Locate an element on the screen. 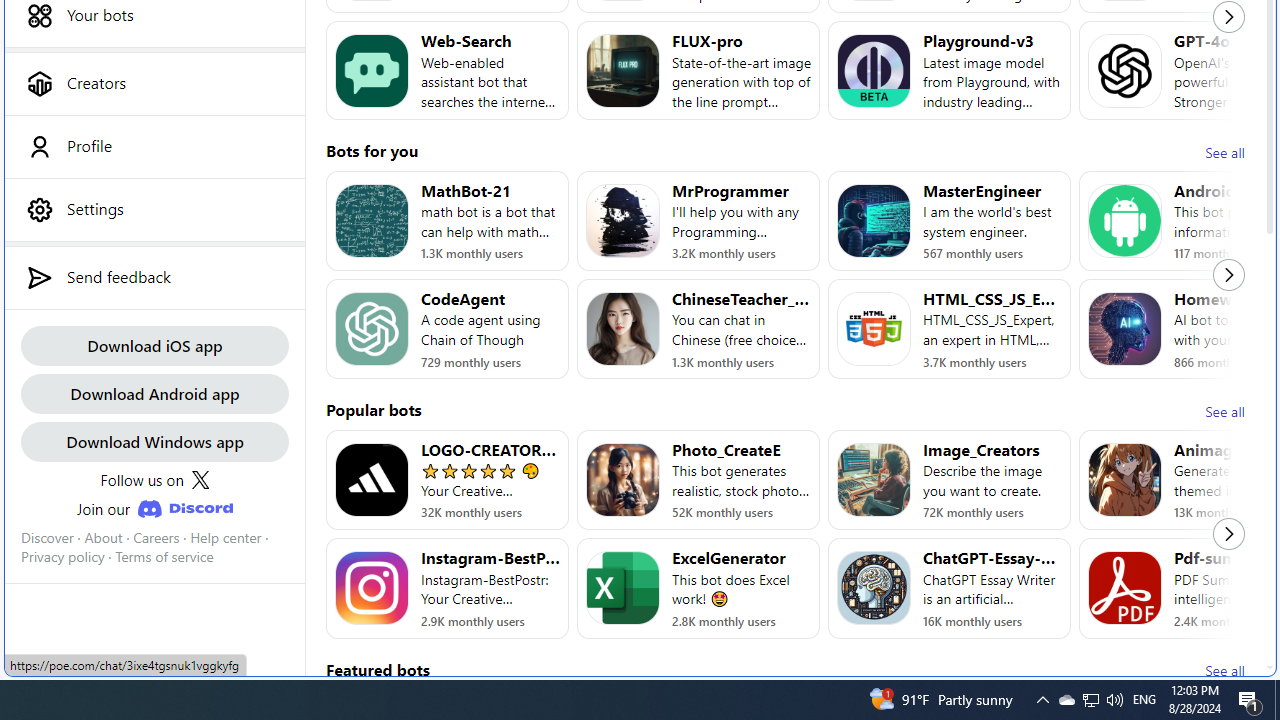  'Careers' is located at coordinates (155, 536).